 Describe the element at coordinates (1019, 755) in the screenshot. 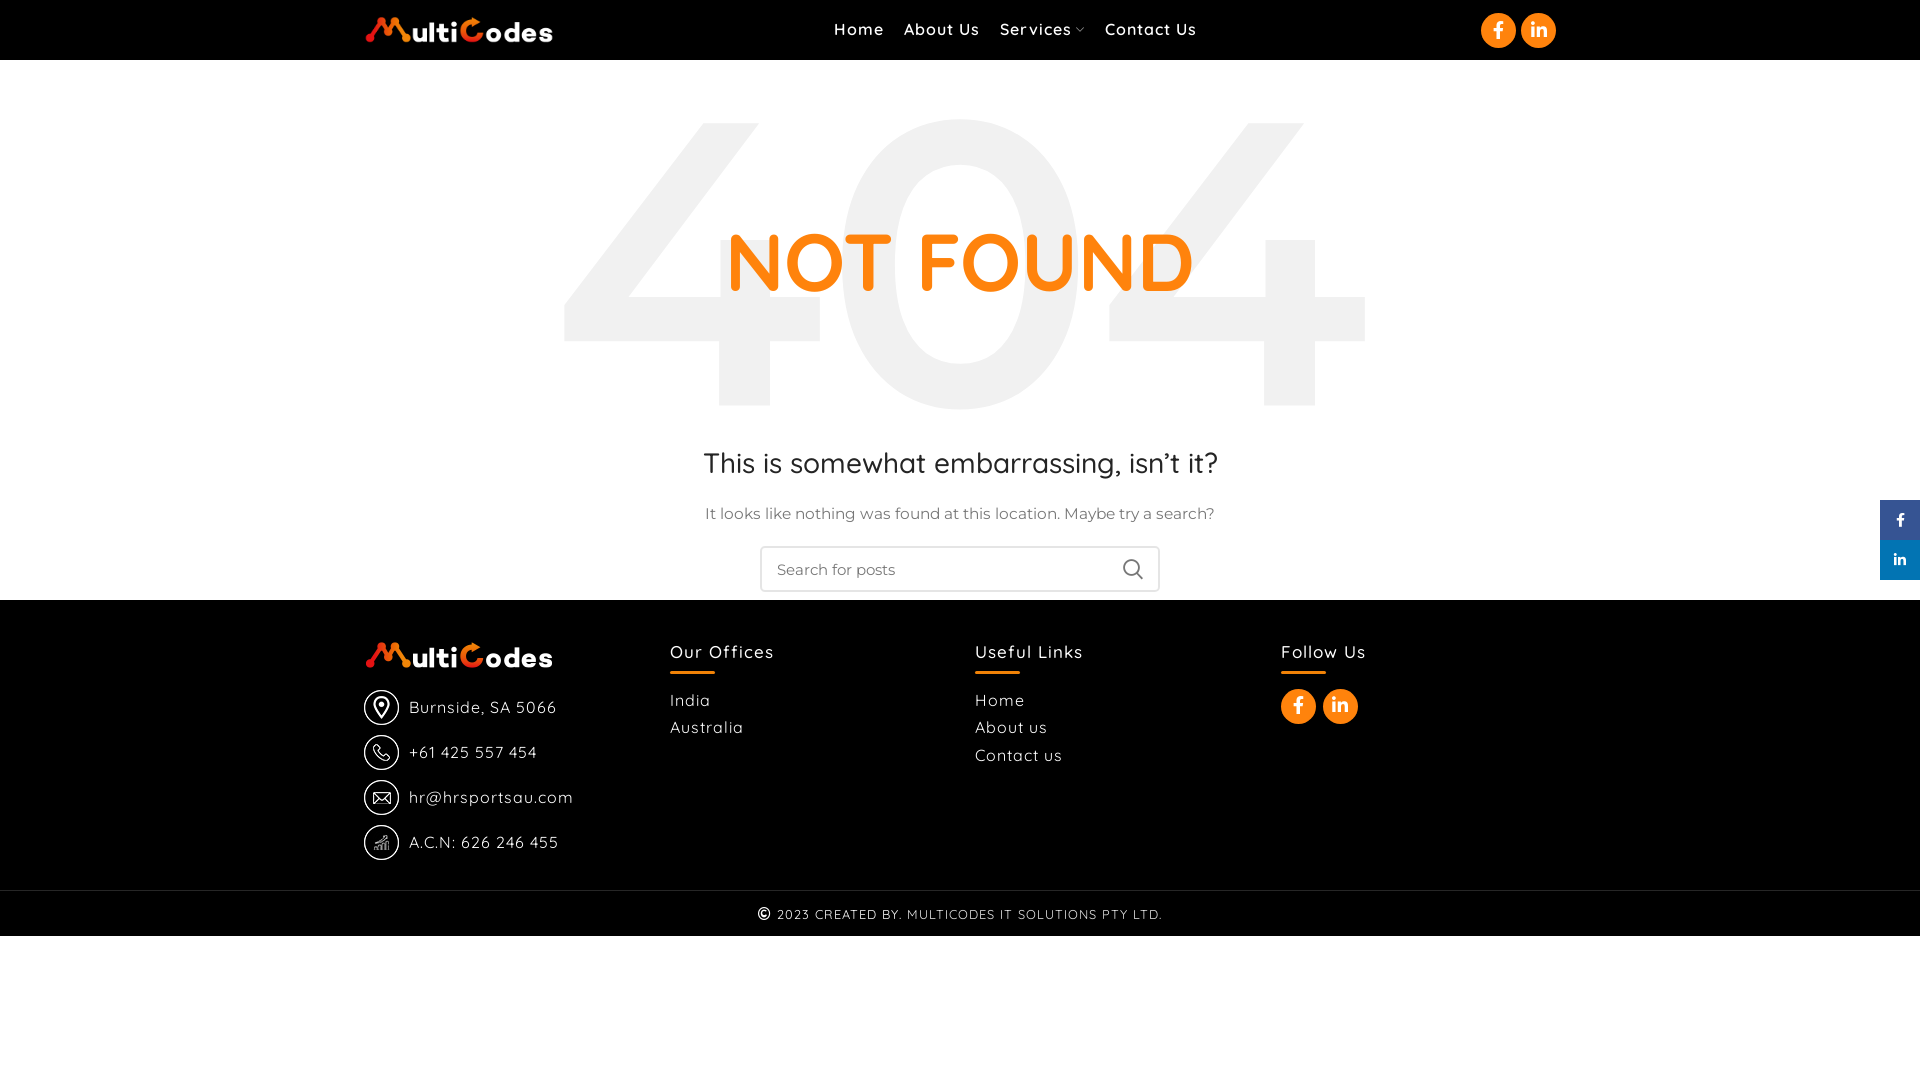

I see `'Contact us'` at that location.